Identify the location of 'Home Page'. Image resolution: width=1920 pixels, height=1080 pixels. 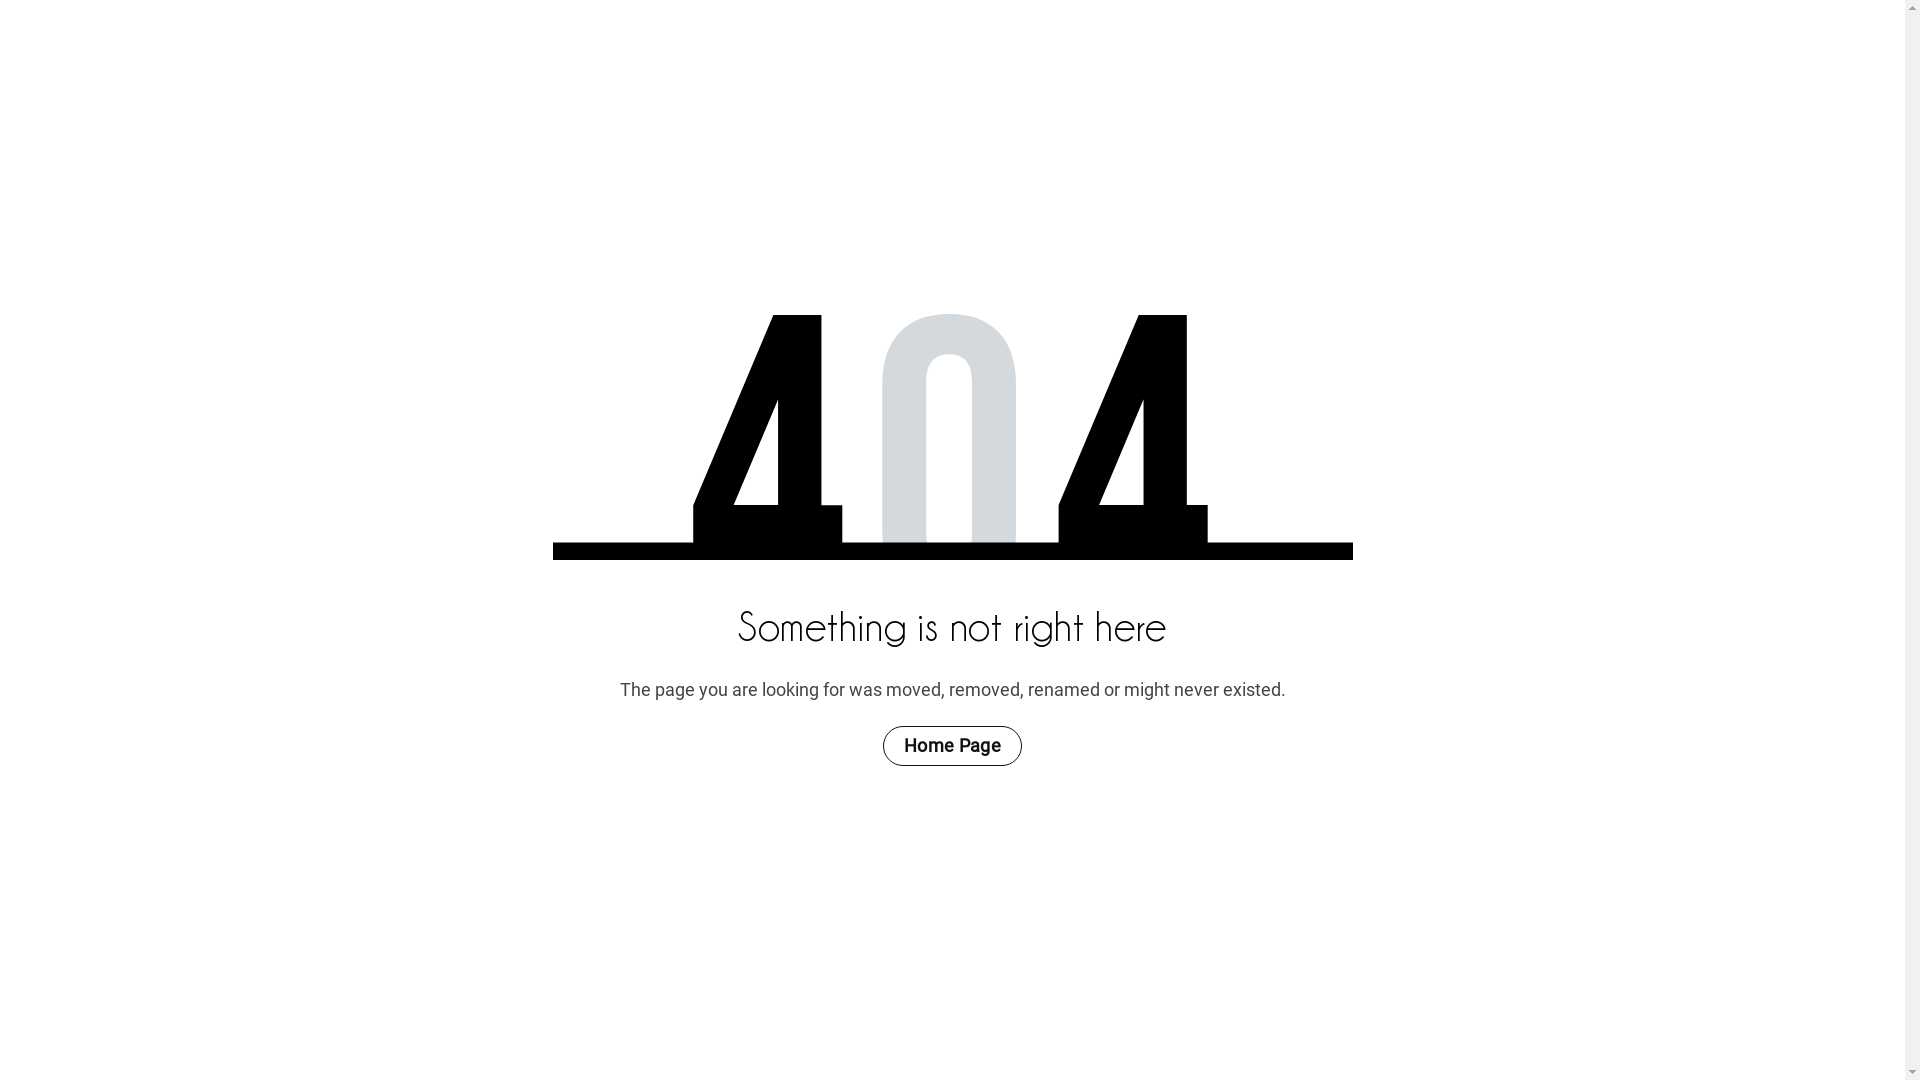
(951, 745).